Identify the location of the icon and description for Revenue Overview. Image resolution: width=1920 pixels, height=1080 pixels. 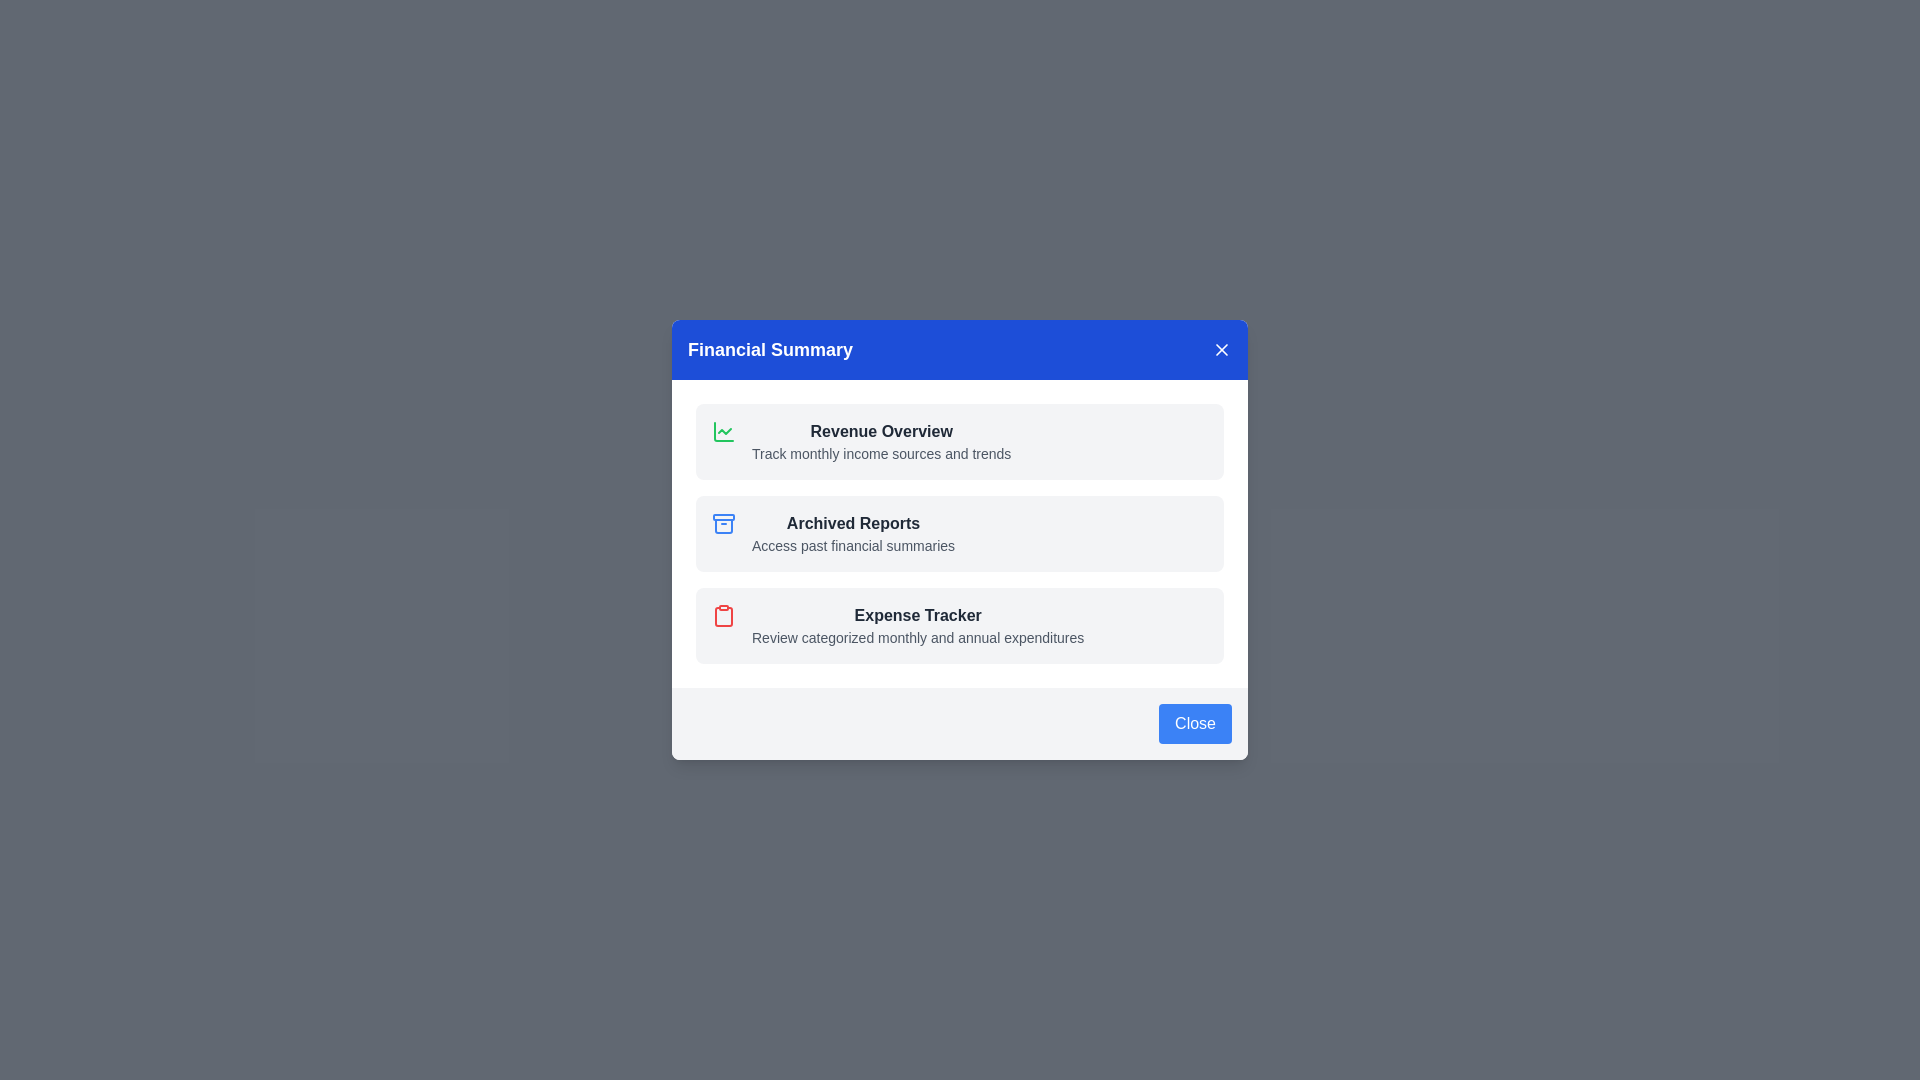
(723, 431).